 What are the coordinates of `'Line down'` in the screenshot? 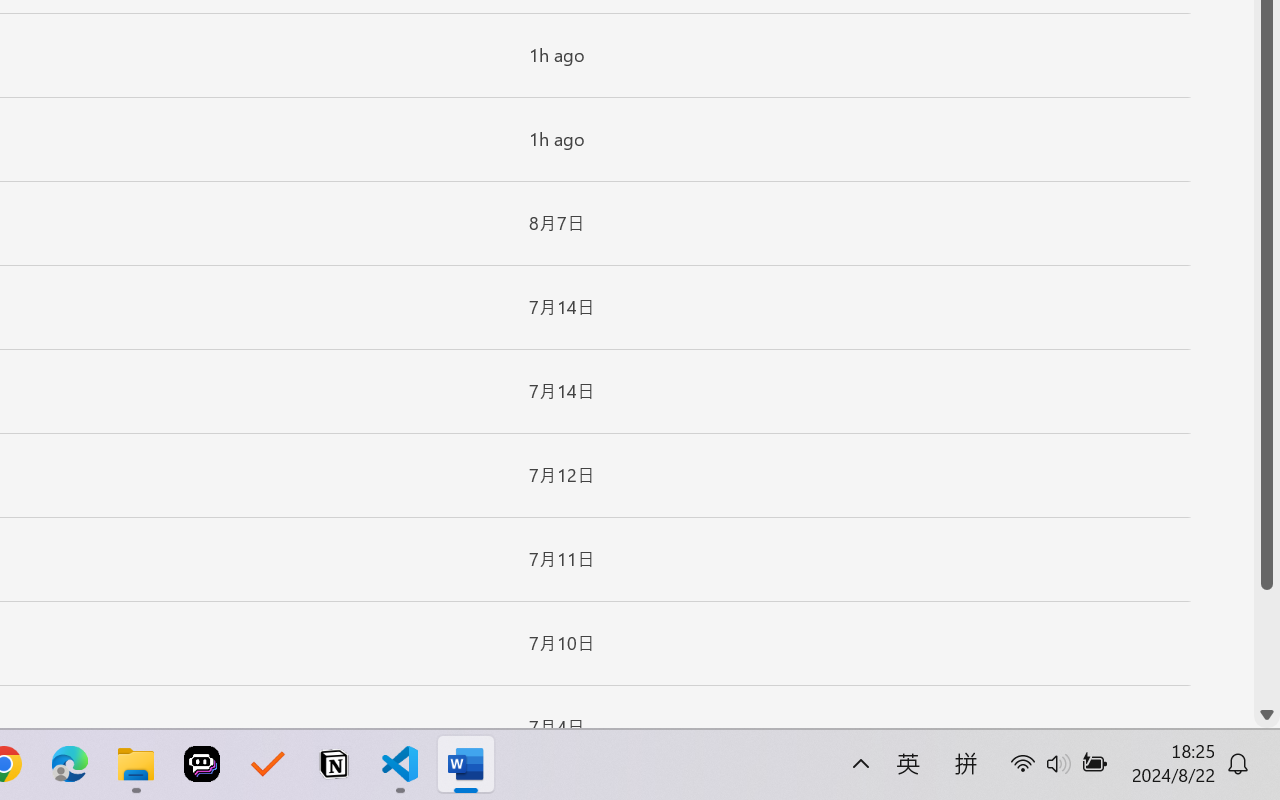 It's located at (1266, 714).